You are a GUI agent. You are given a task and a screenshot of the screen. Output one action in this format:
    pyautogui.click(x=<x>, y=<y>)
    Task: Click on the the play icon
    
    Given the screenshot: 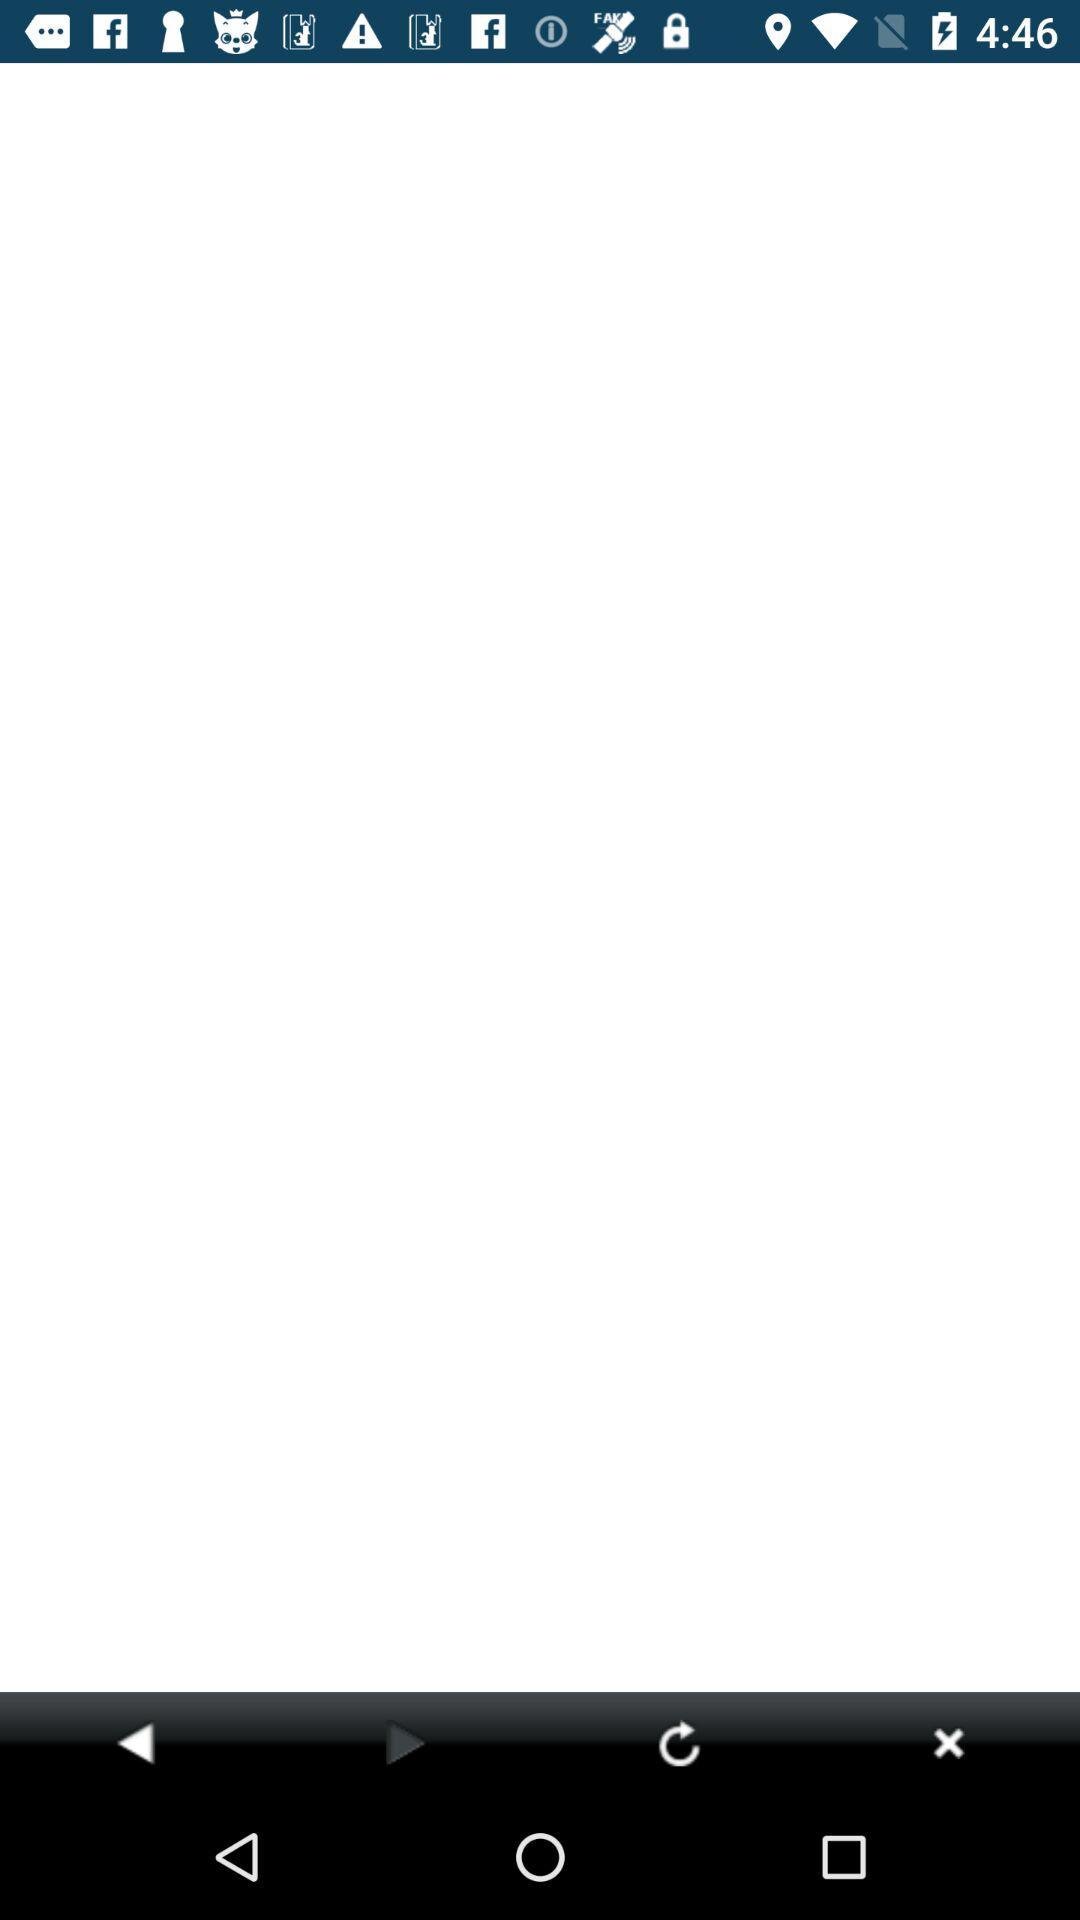 What is the action you would take?
    pyautogui.click(x=405, y=1741)
    